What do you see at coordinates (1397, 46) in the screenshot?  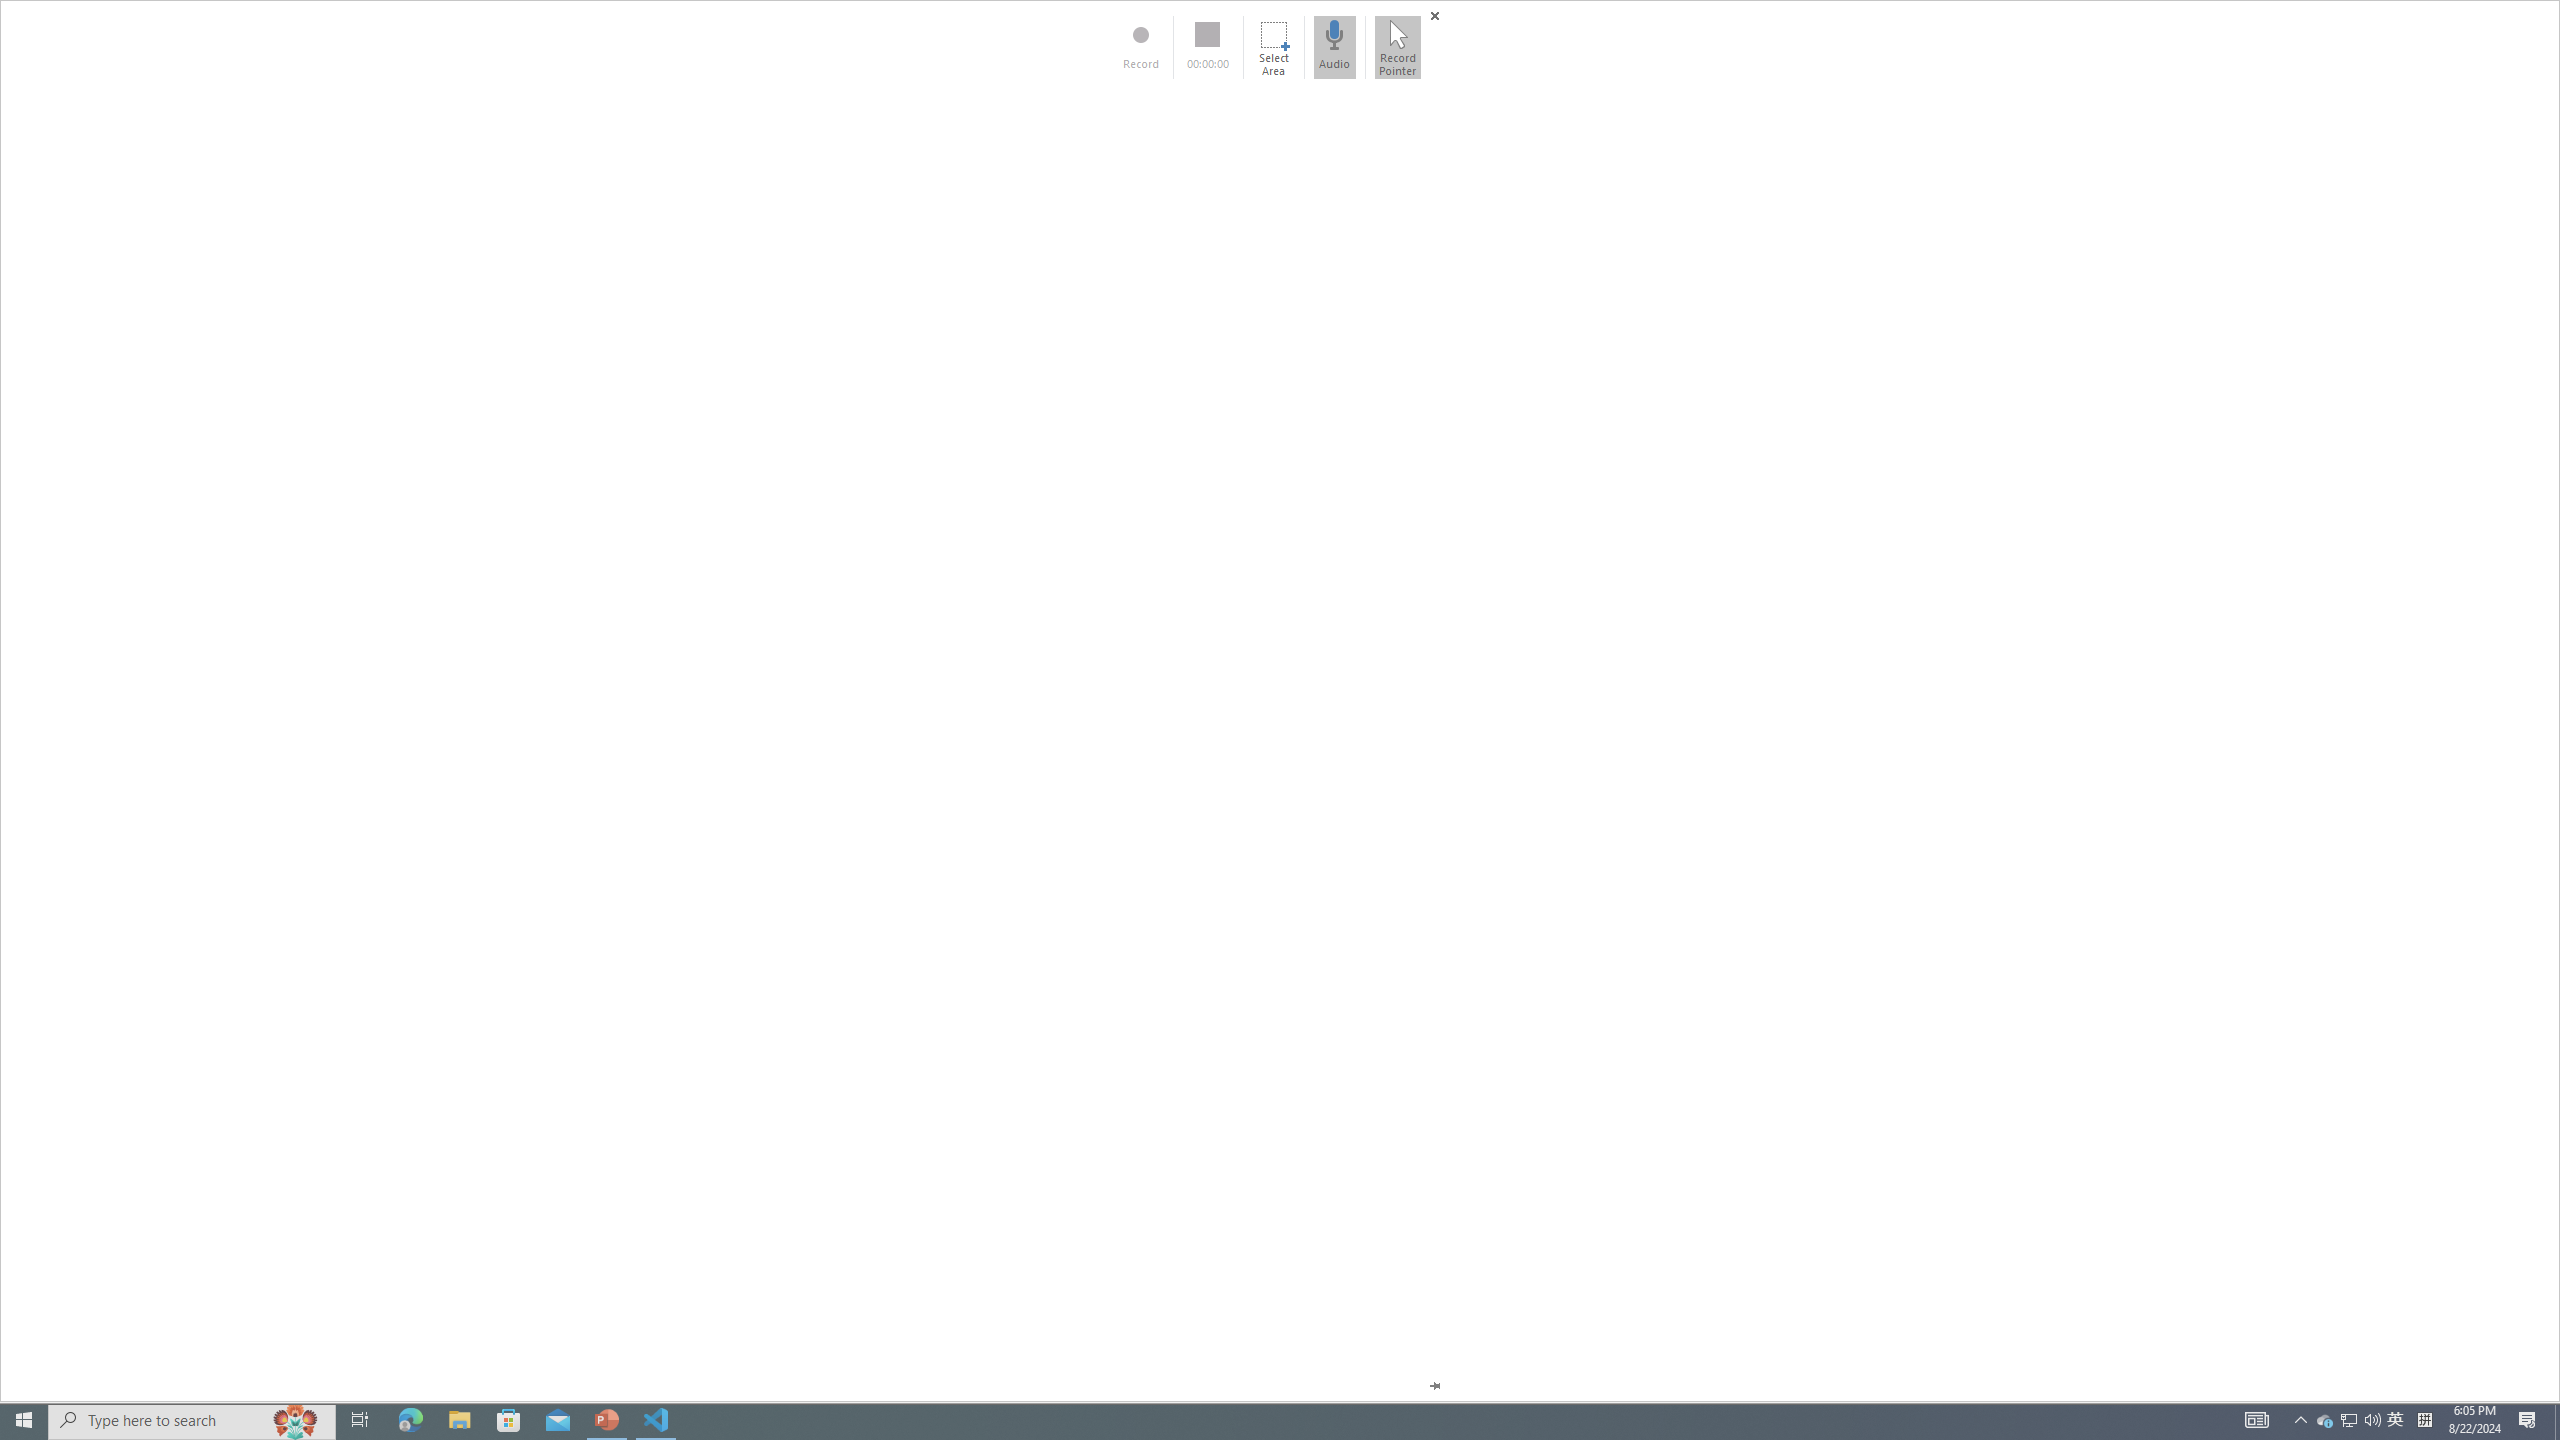 I see `'Record Pointer'` at bounding box center [1397, 46].